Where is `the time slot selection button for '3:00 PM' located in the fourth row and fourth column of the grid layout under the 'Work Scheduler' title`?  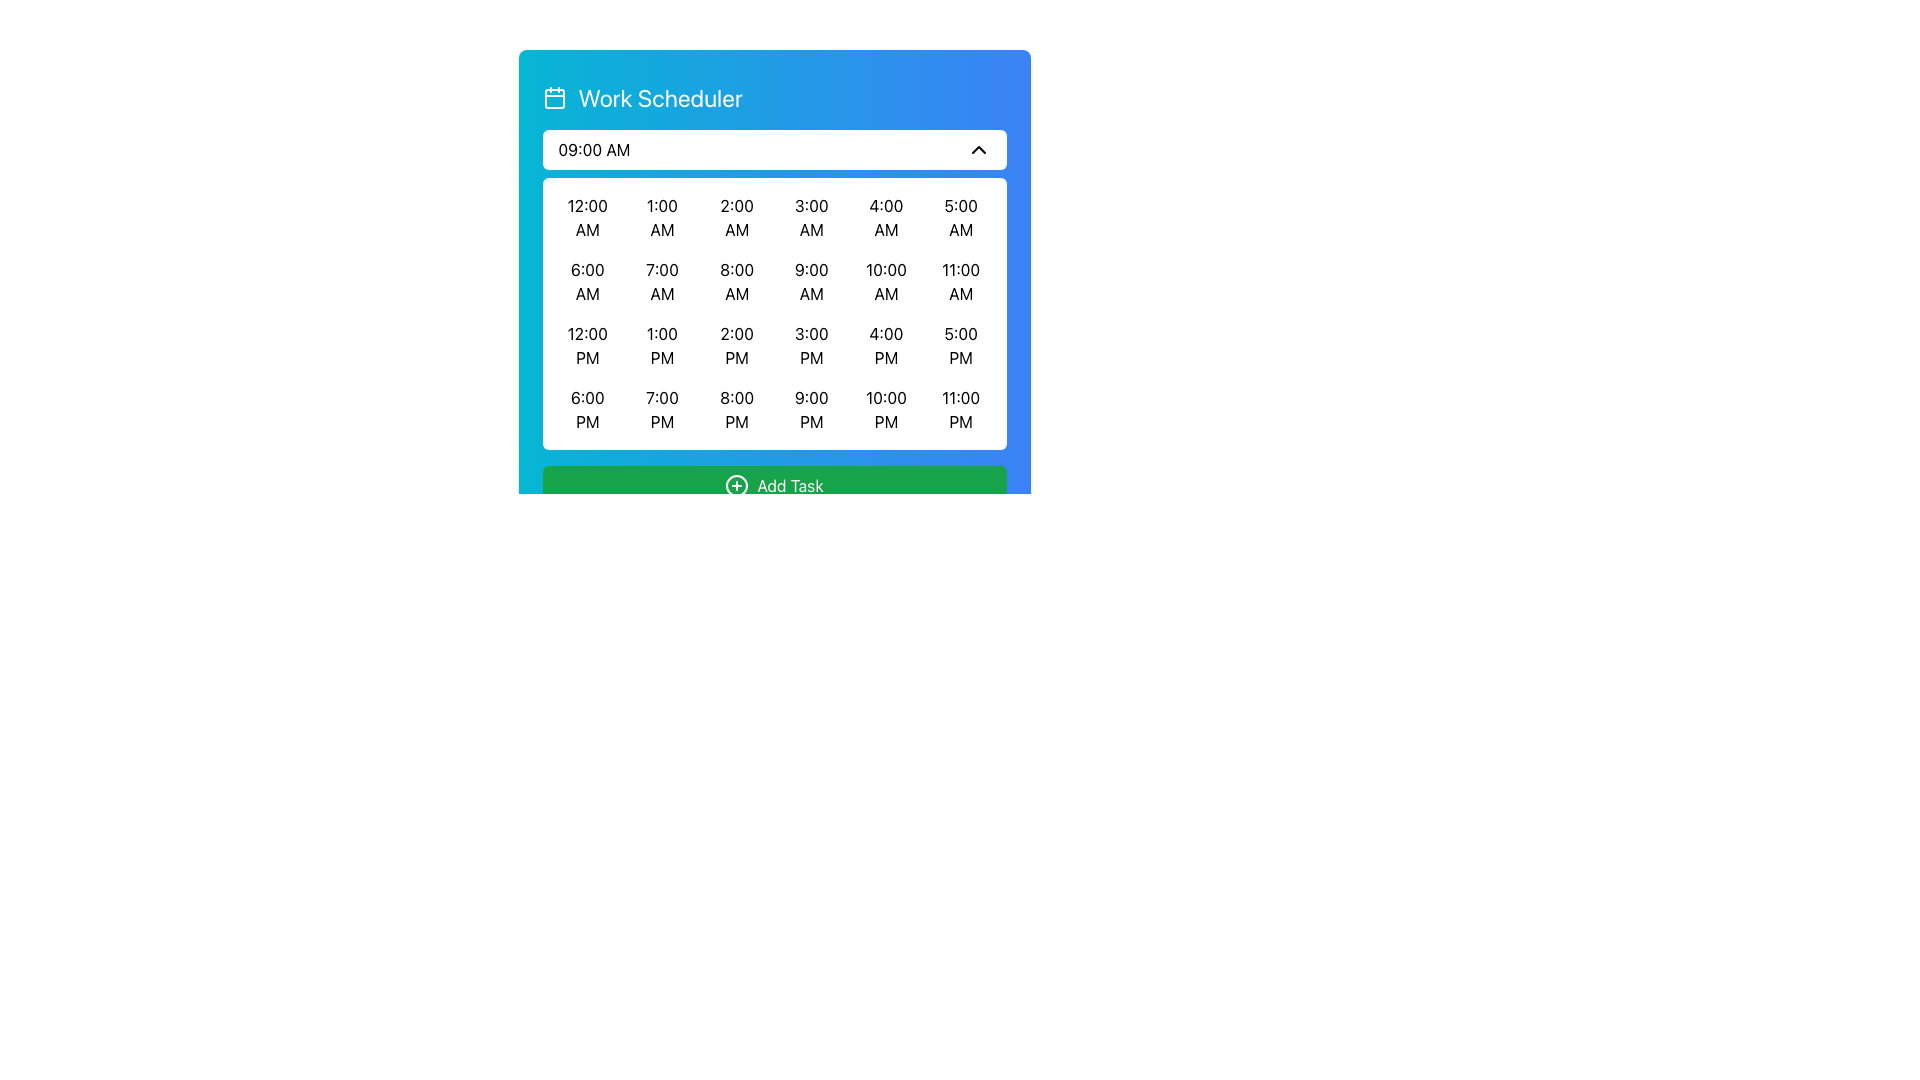
the time slot selection button for '3:00 PM' located in the fourth row and fourth column of the grid layout under the 'Work Scheduler' title is located at coordinates (811, 345).